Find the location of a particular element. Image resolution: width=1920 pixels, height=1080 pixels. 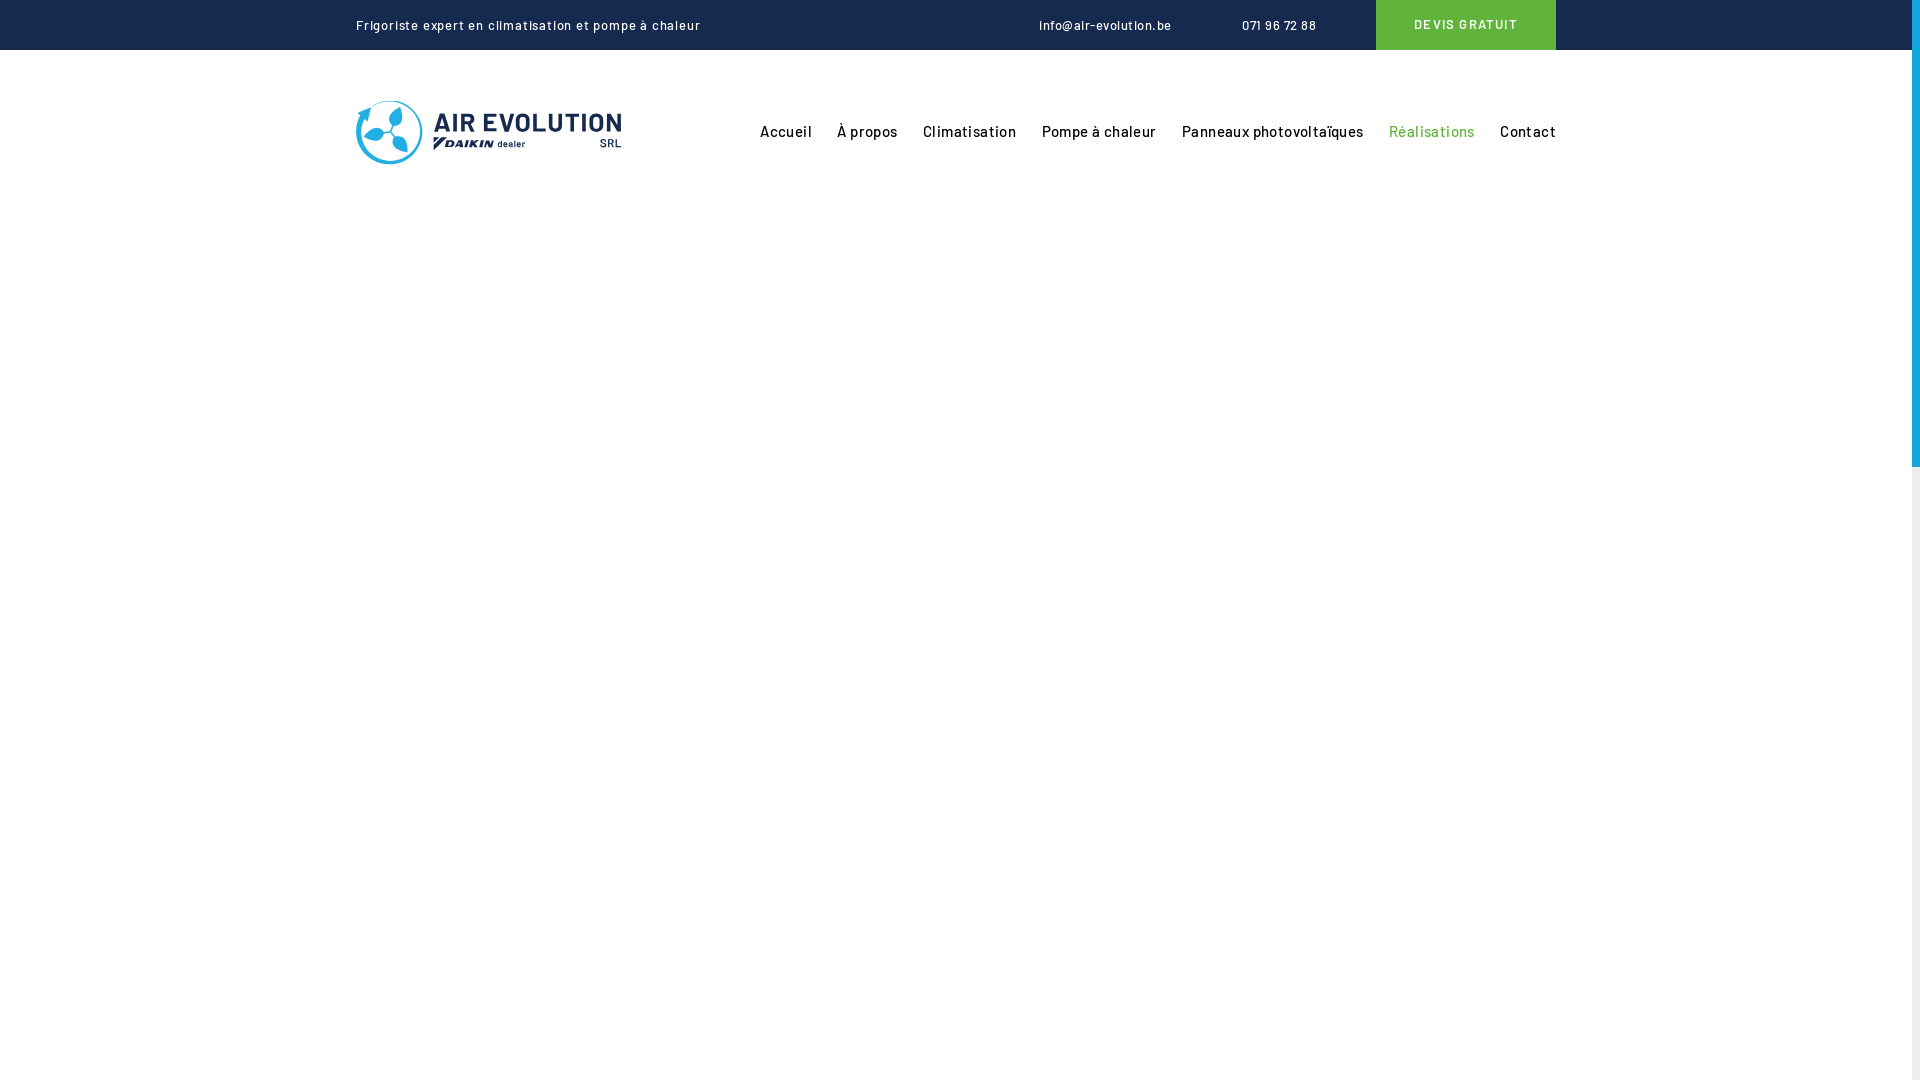

'DEVIS GRATUIT' is located at coordinates (1465, 24).